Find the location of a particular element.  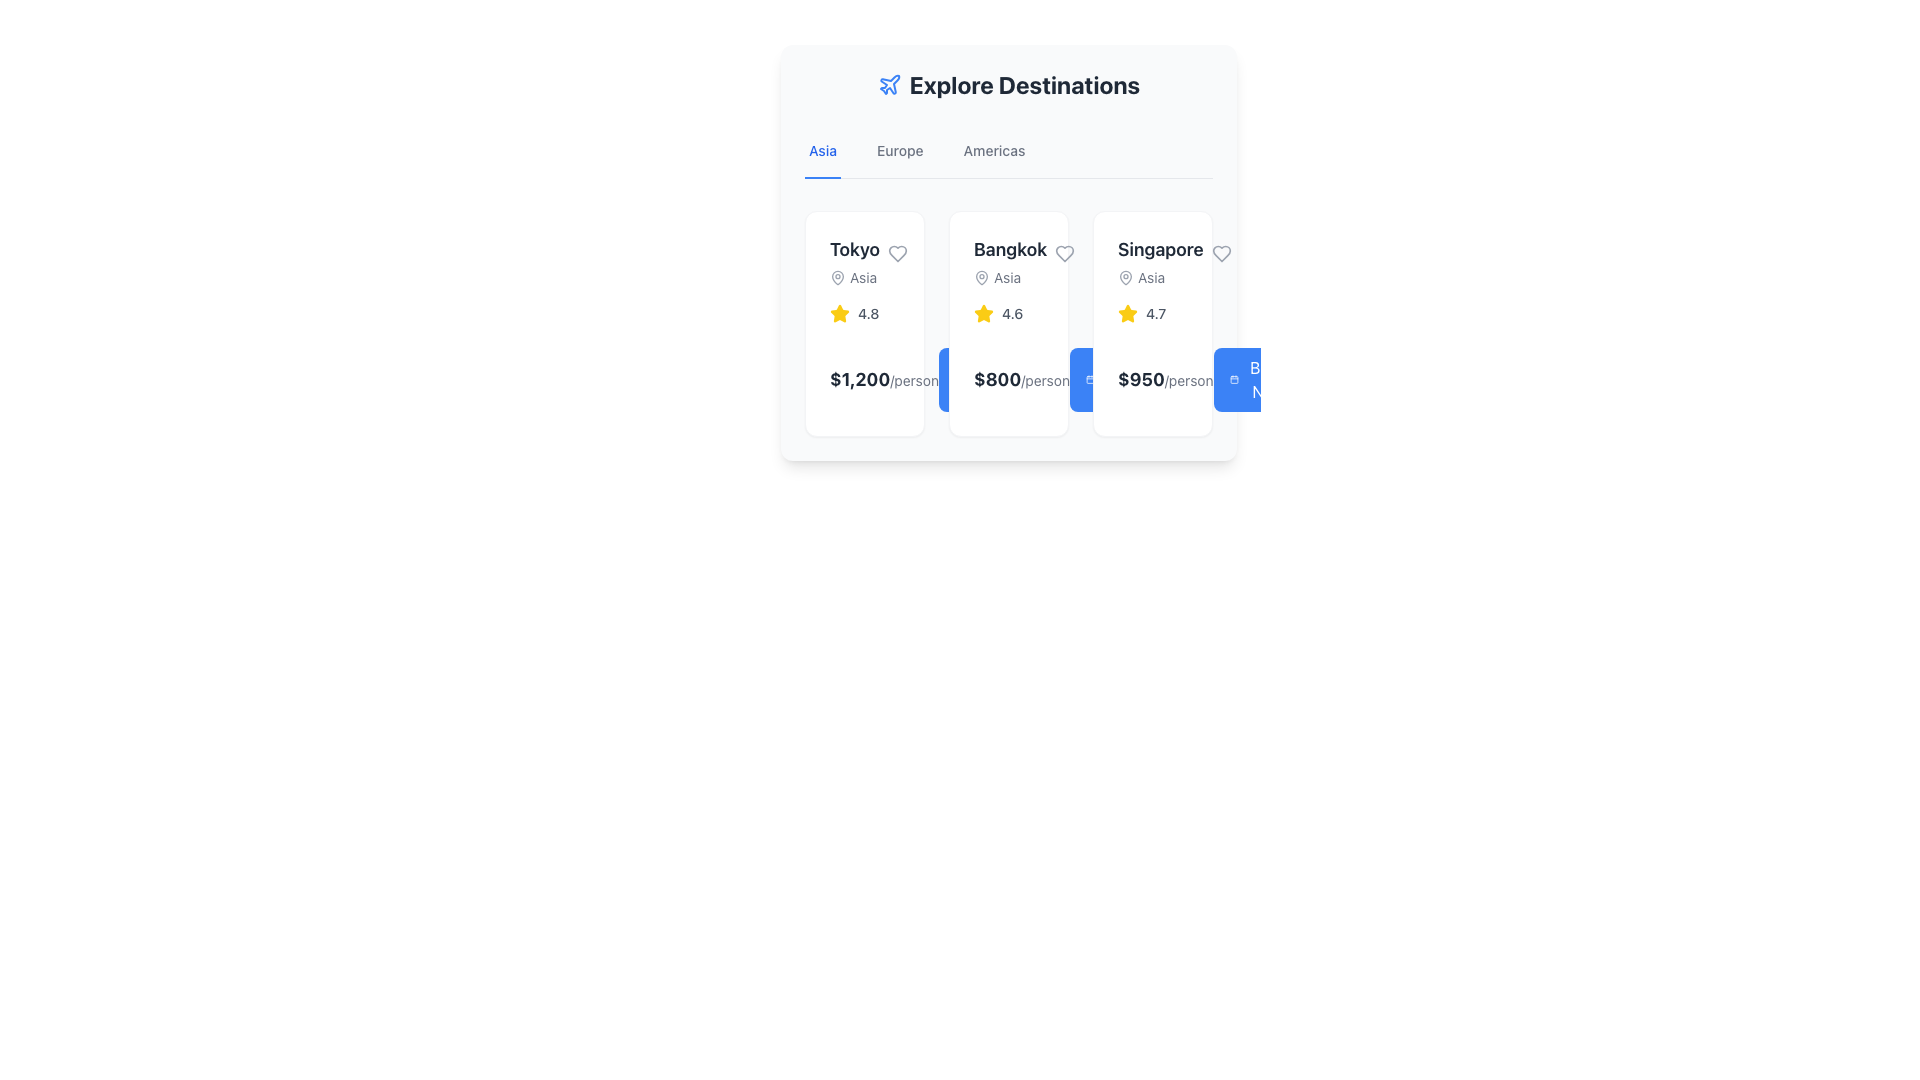

the star-shaped icon with a yellow fill and white stroke representing the rating in the middle card (Bangkok) under the 'Asia' tab in the 'Explore Destinations' section is located at coordinates (983, 313).